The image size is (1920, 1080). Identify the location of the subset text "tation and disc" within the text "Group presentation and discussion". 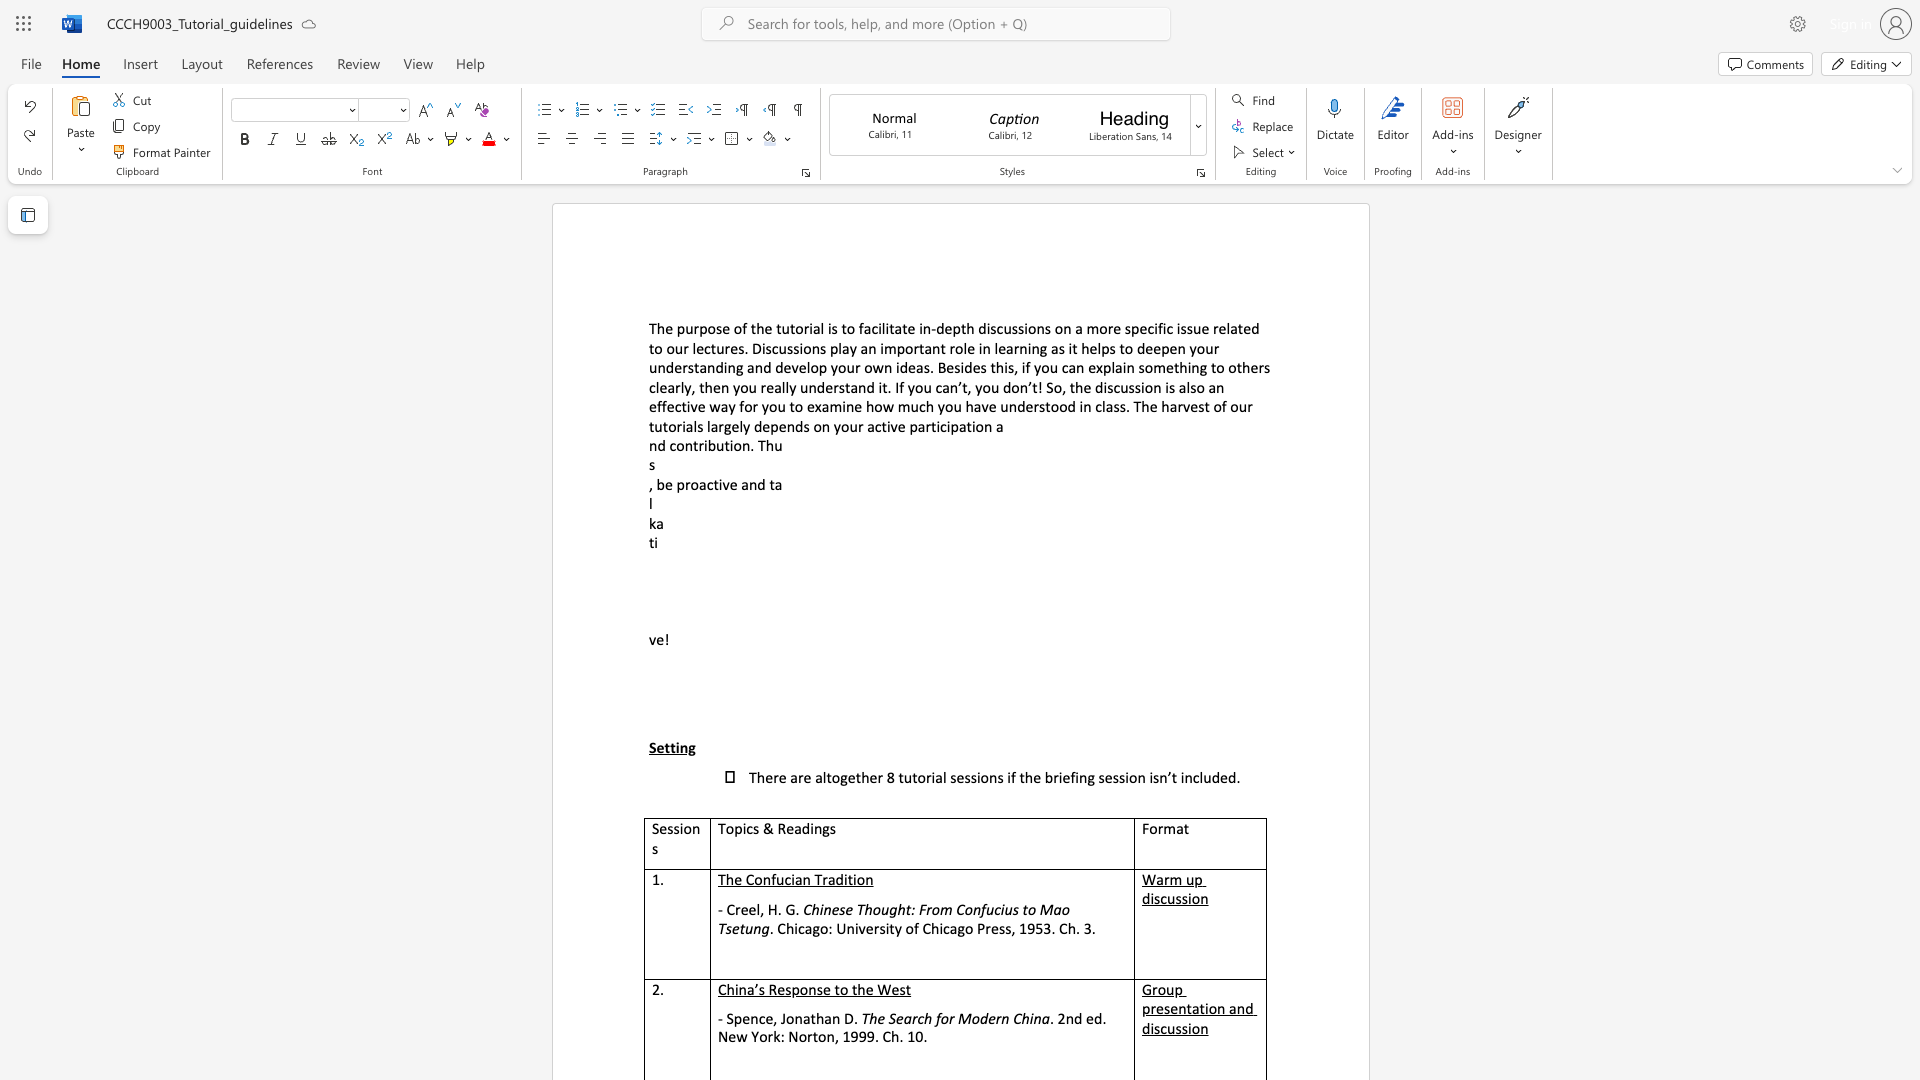
(1186, 1008).